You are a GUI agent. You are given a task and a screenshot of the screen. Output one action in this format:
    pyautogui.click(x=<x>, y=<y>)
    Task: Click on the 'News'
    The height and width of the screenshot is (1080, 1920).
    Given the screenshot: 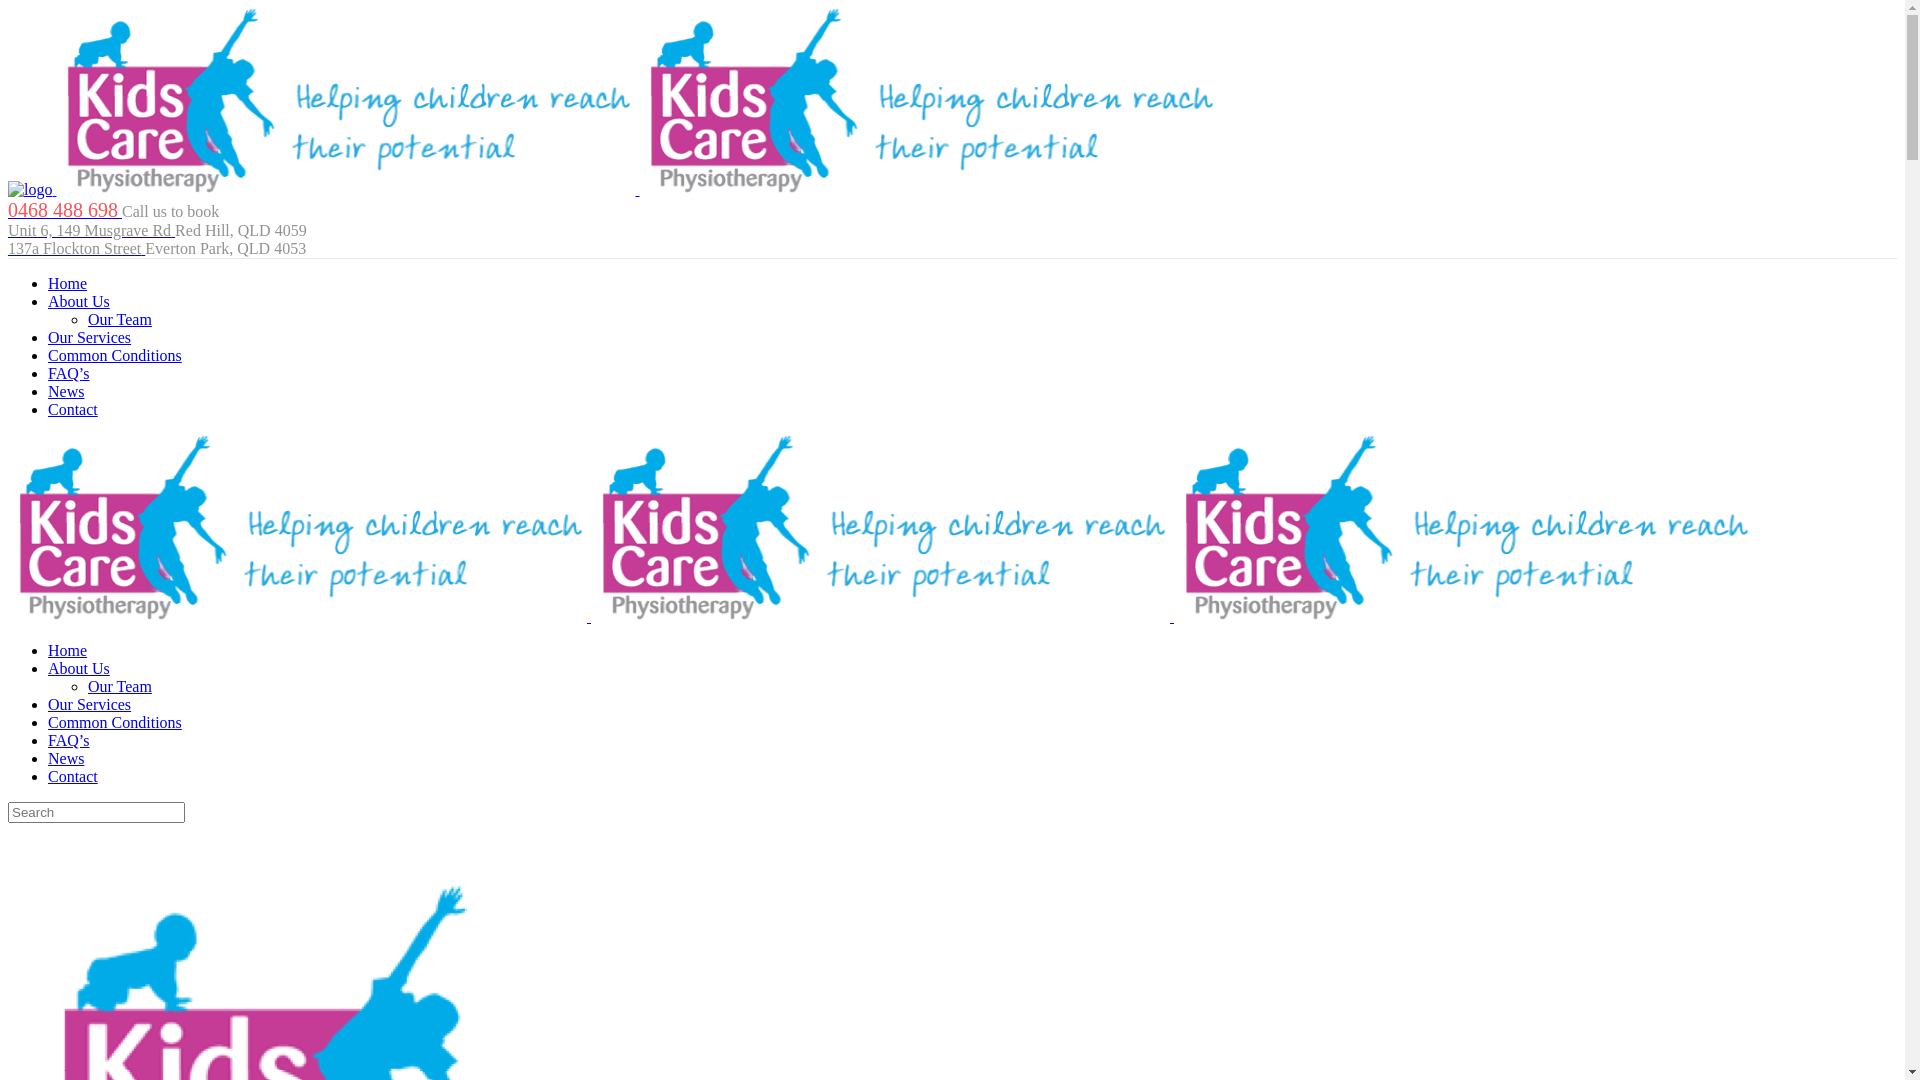 What is the action you would take?
    pyautogui.click(x=66, y=391)
    